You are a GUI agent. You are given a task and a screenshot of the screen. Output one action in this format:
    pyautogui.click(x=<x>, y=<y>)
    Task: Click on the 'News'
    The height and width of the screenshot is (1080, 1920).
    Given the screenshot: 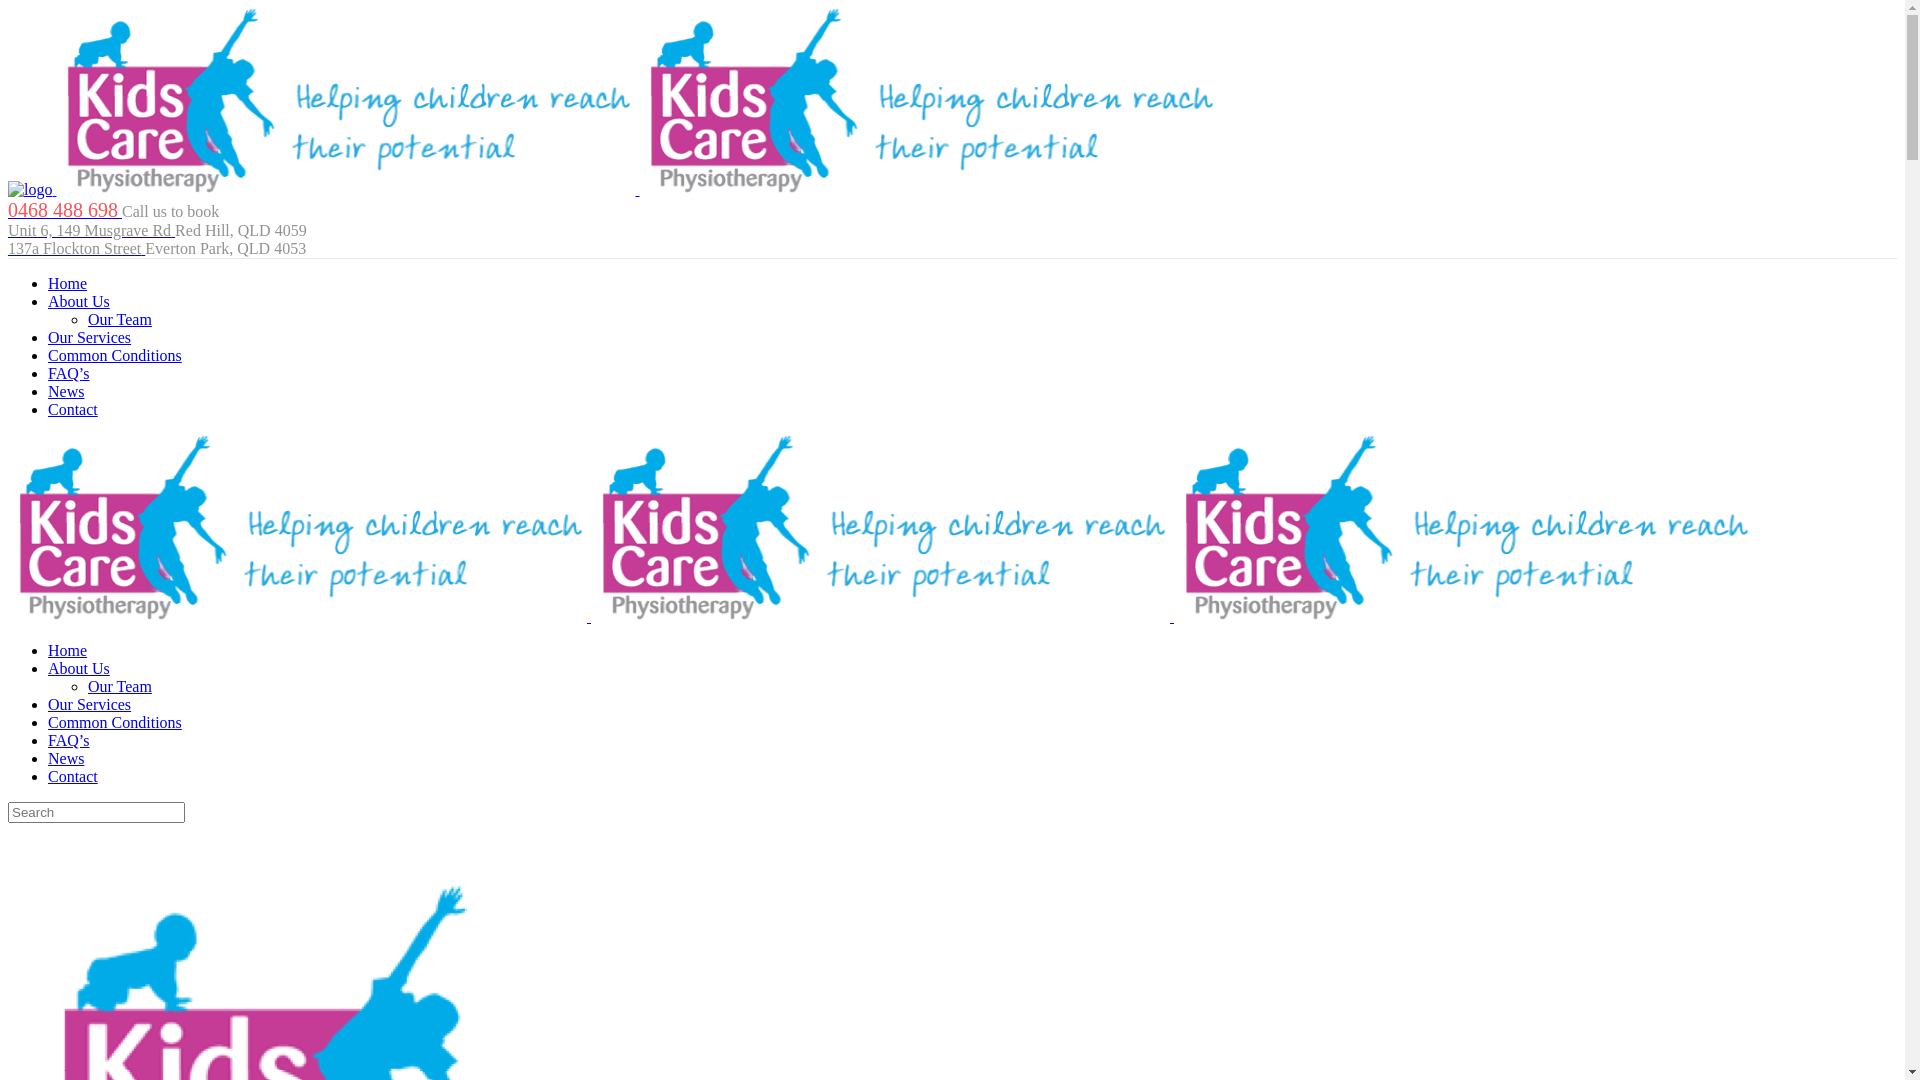 What is the action you would take?
    pyautogui.click(x=66, y=391)
    